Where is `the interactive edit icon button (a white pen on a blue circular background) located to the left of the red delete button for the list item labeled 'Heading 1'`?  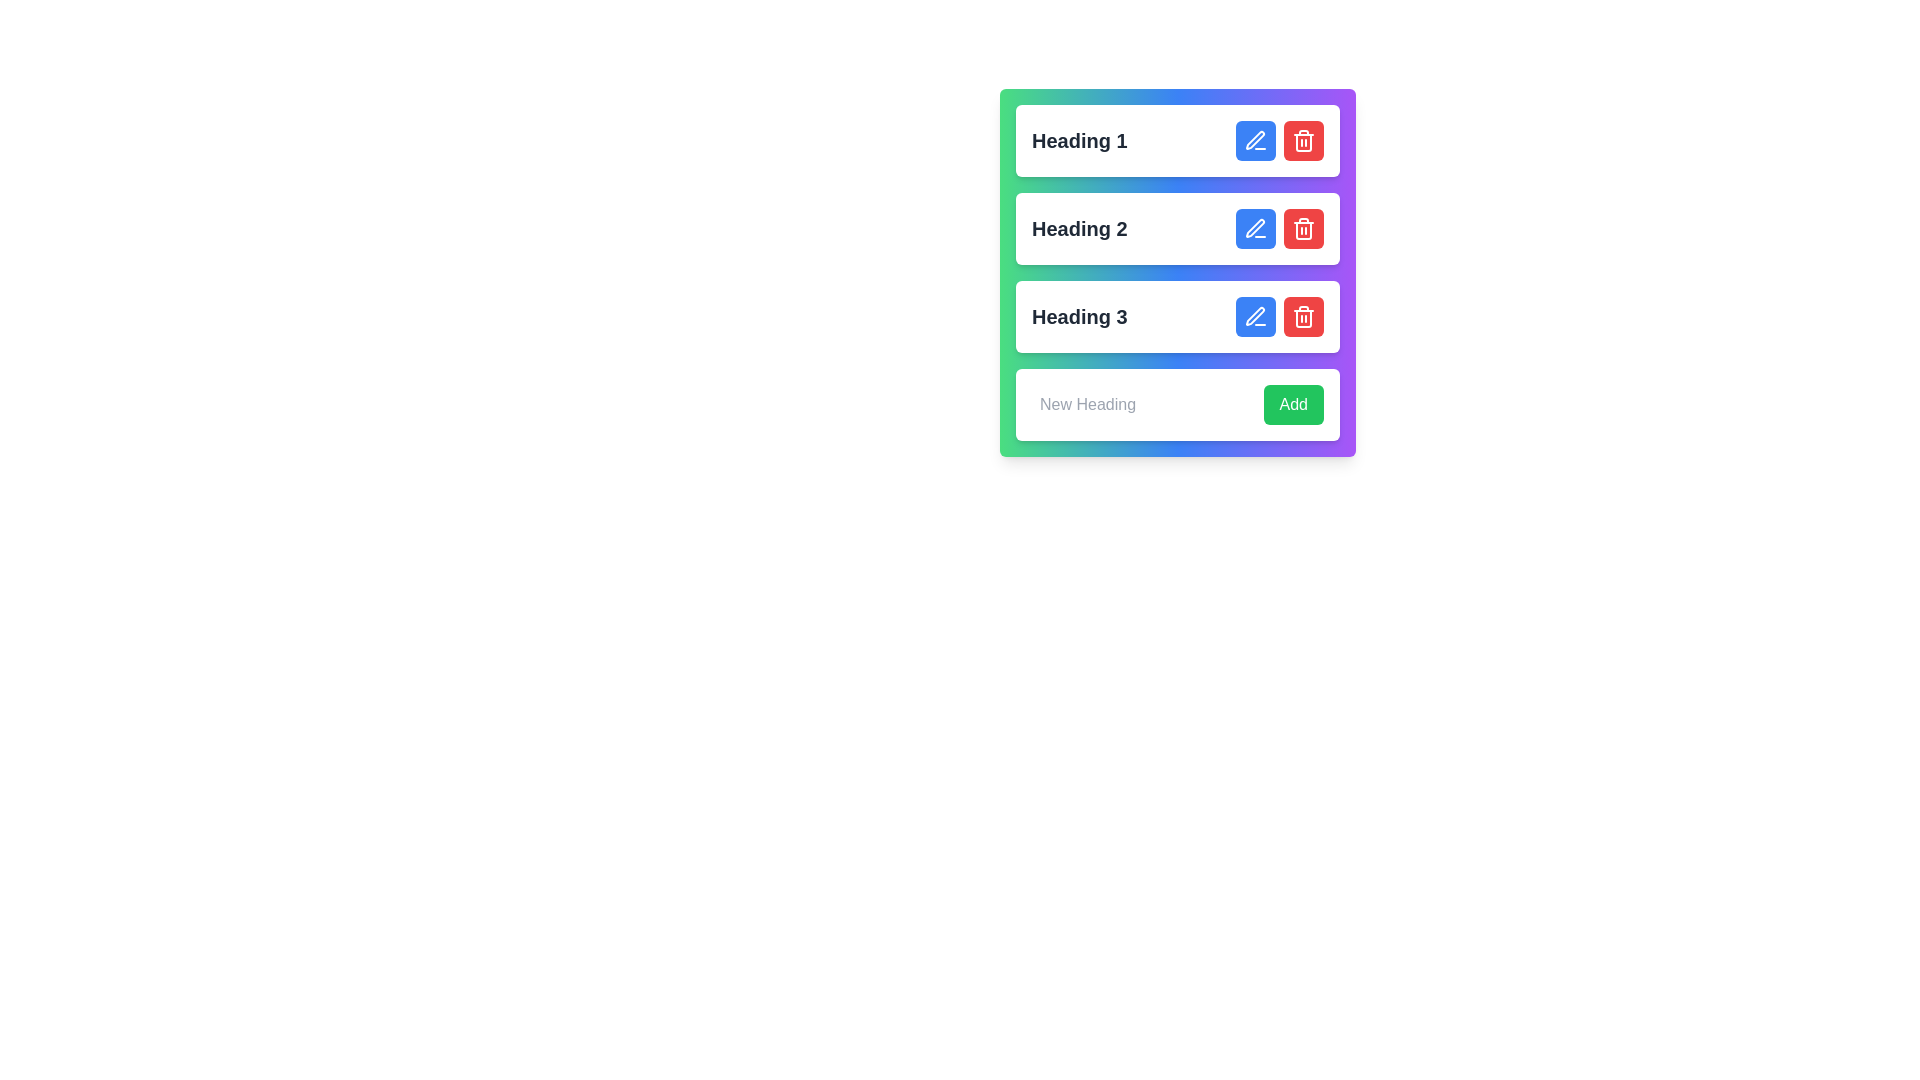 the interactive edit icon button (a white pen on a blue circular background) located to the left of the red delete button for the list item labeled 'Heading 1' is located at coordinates (1253, 138).